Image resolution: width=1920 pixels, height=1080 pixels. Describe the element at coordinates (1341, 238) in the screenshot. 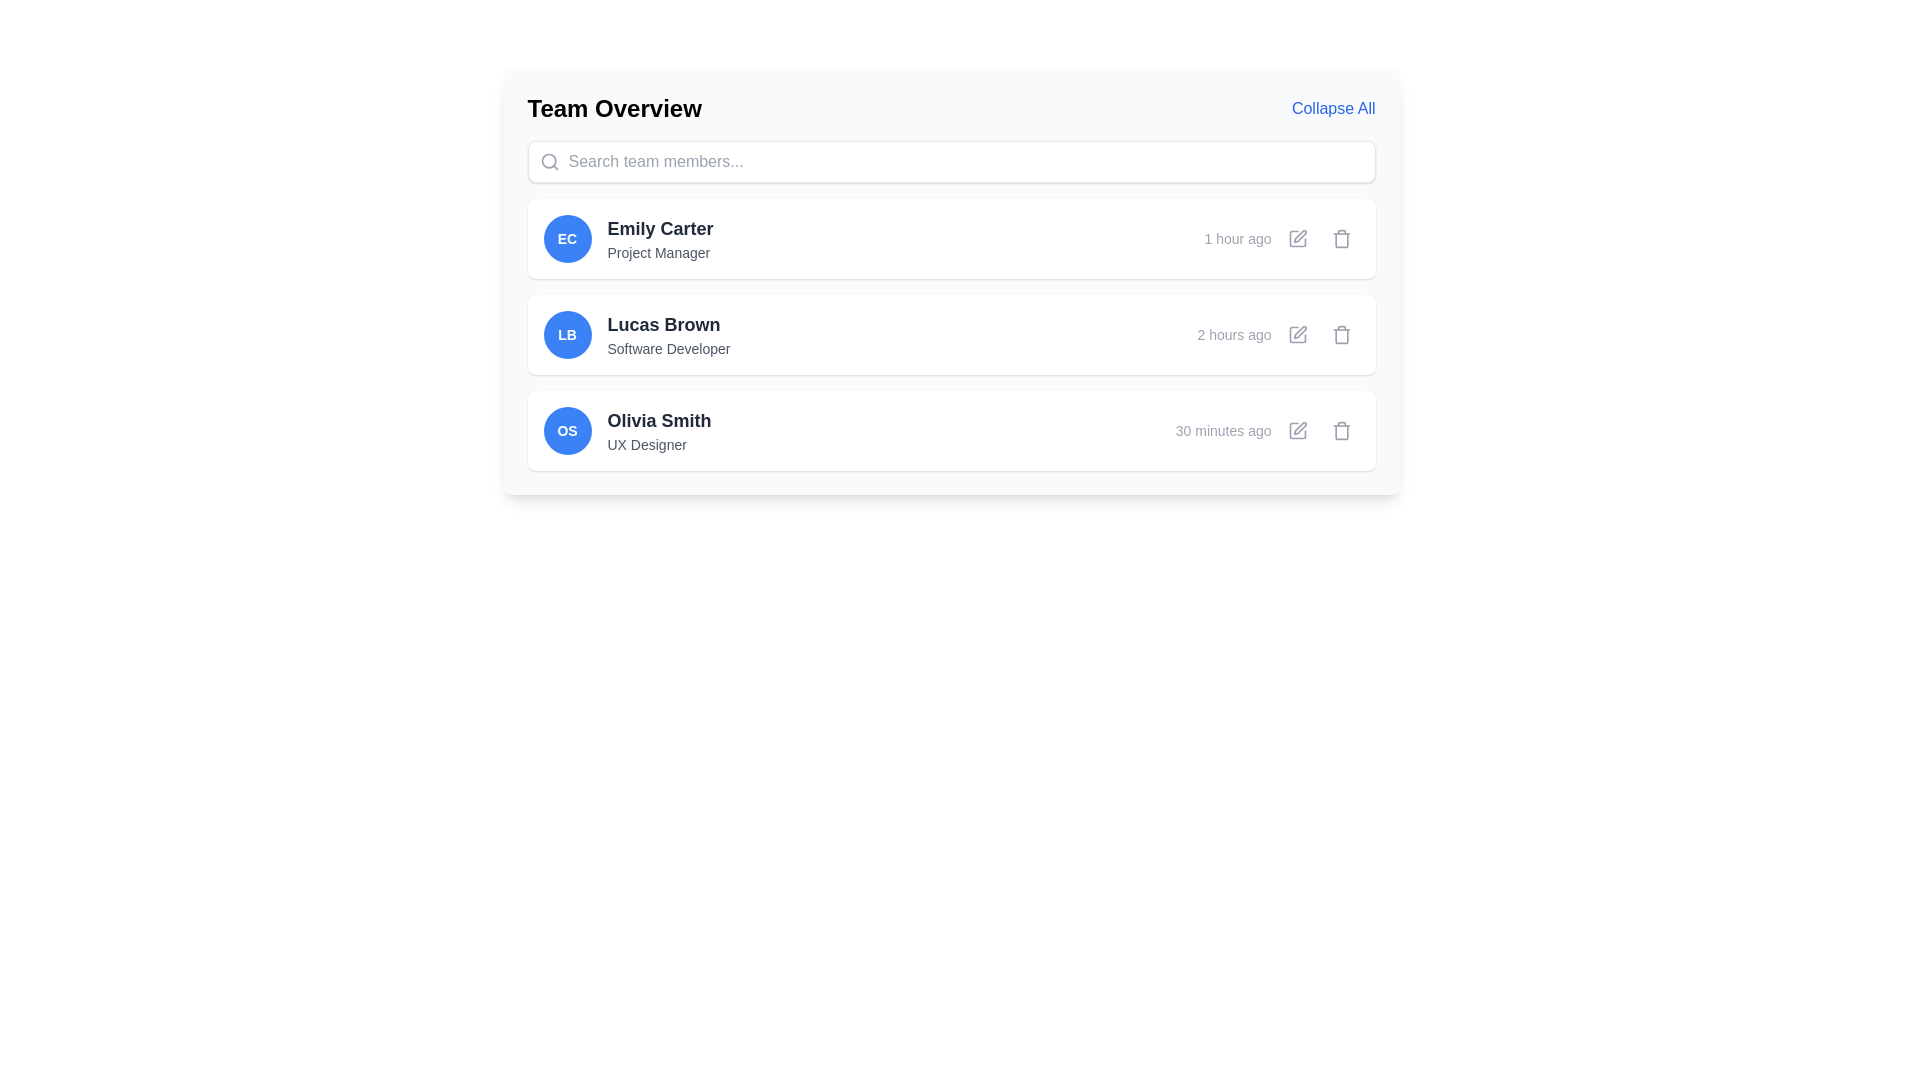

I see `the delete button located at the far-right end of the row of icons` at that location.